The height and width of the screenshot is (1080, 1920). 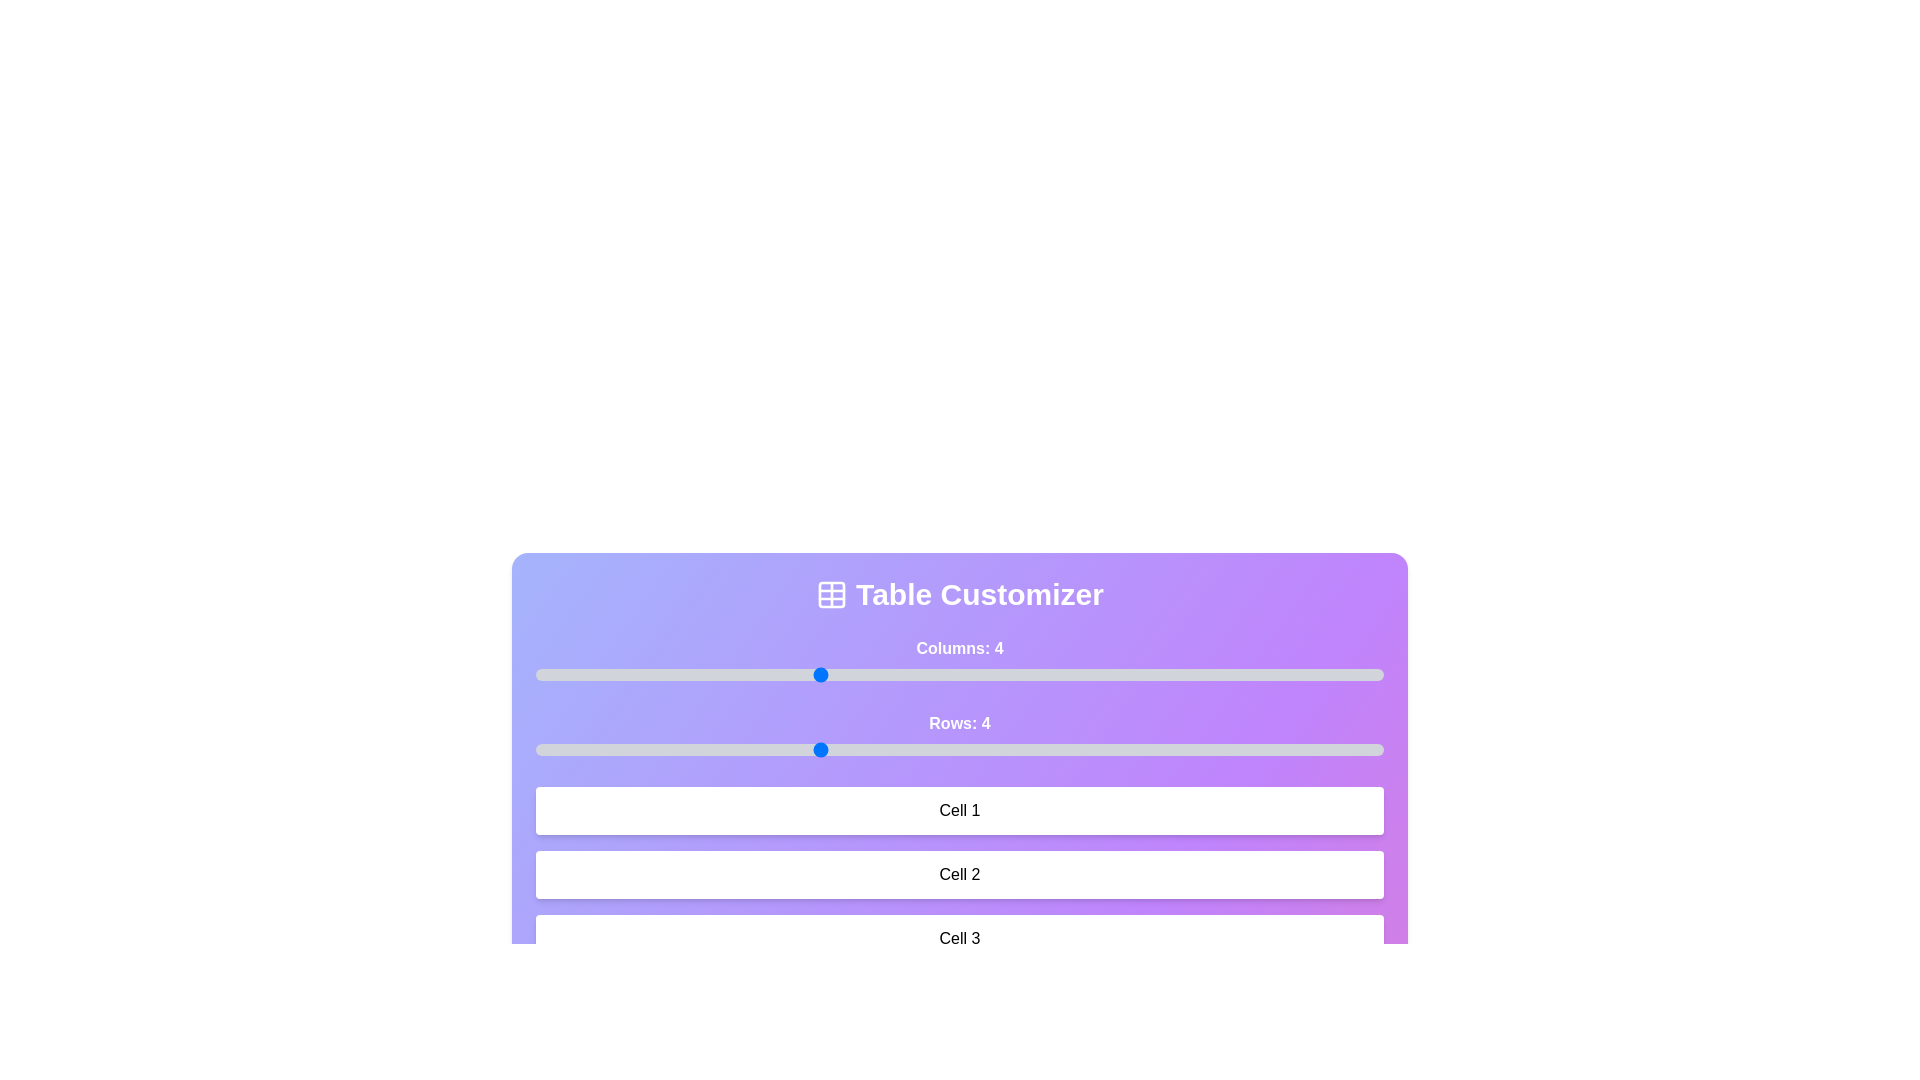 I want to click on the number of rows by setting the slider to 3 rows, so click(x=677, y=749).